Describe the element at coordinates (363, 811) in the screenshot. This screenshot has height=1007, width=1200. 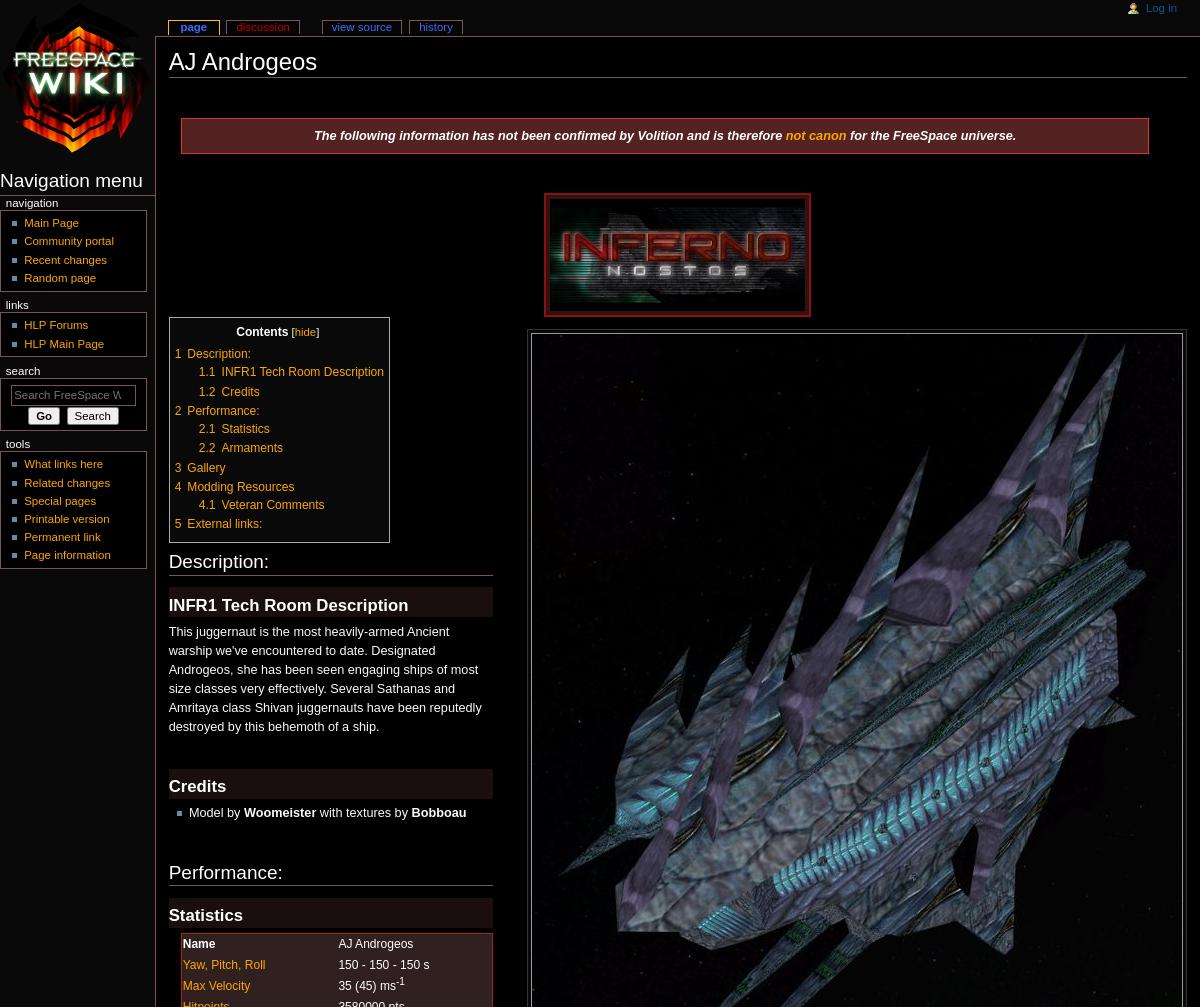
I see `'with textures by'` at that location.